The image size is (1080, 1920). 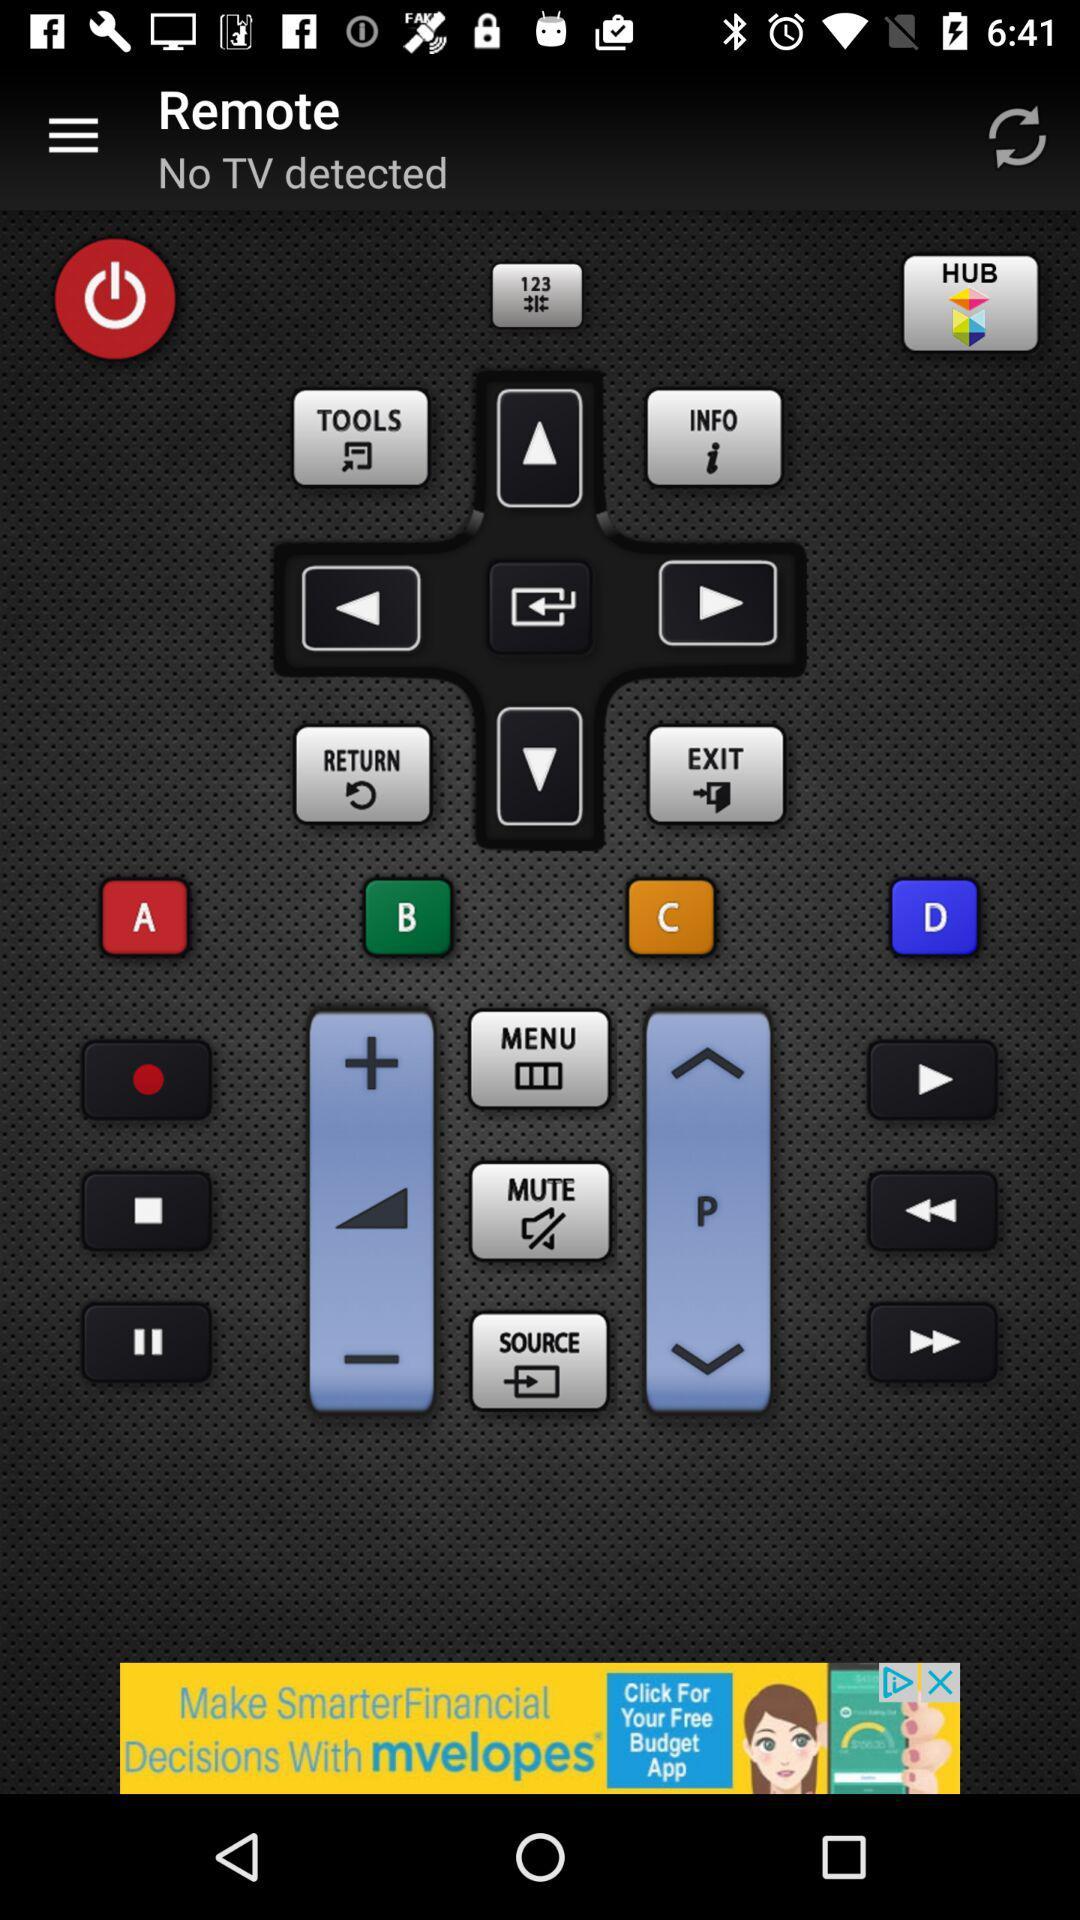 What do you see at coordinates (371, 1062) in the screenshot?
I see `the add icon` at bounding box center [371, 1062].